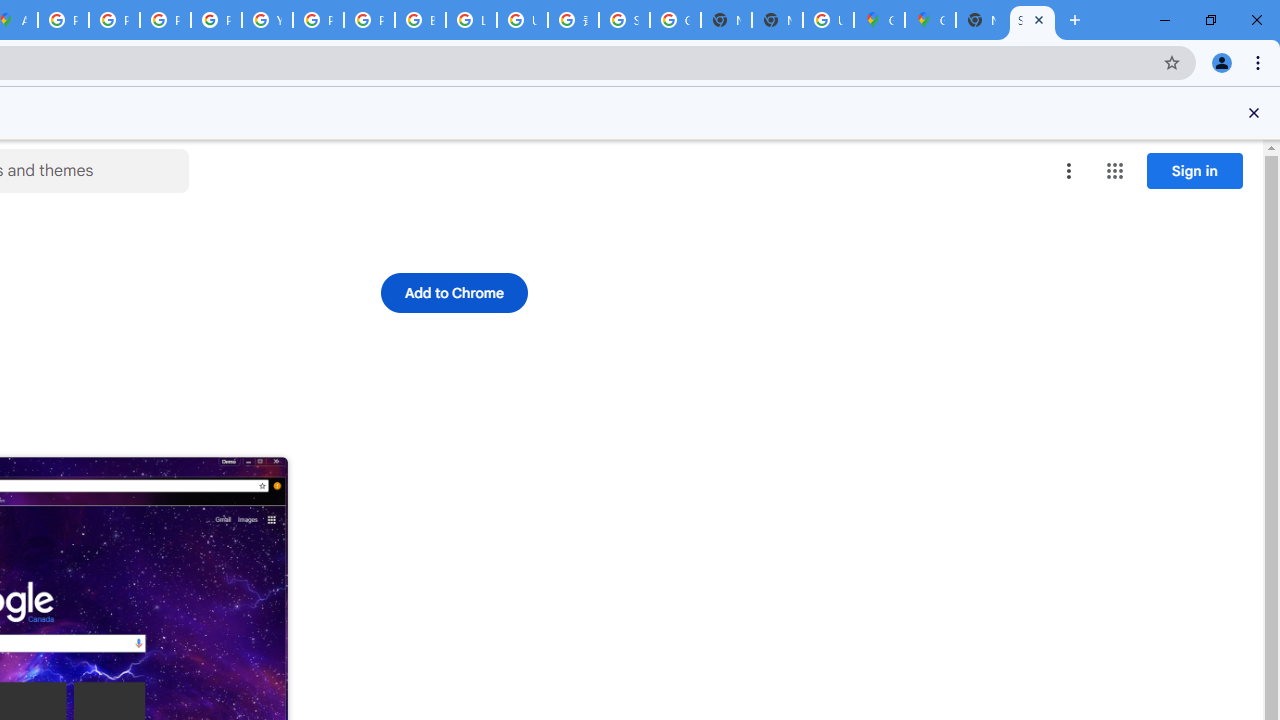 The height and width of the screenshot is (720, 1280). What do you see at coordinates (1259, 61) in the screenshot?
I see `'Chrome'` at bounding box center [1259, 61].